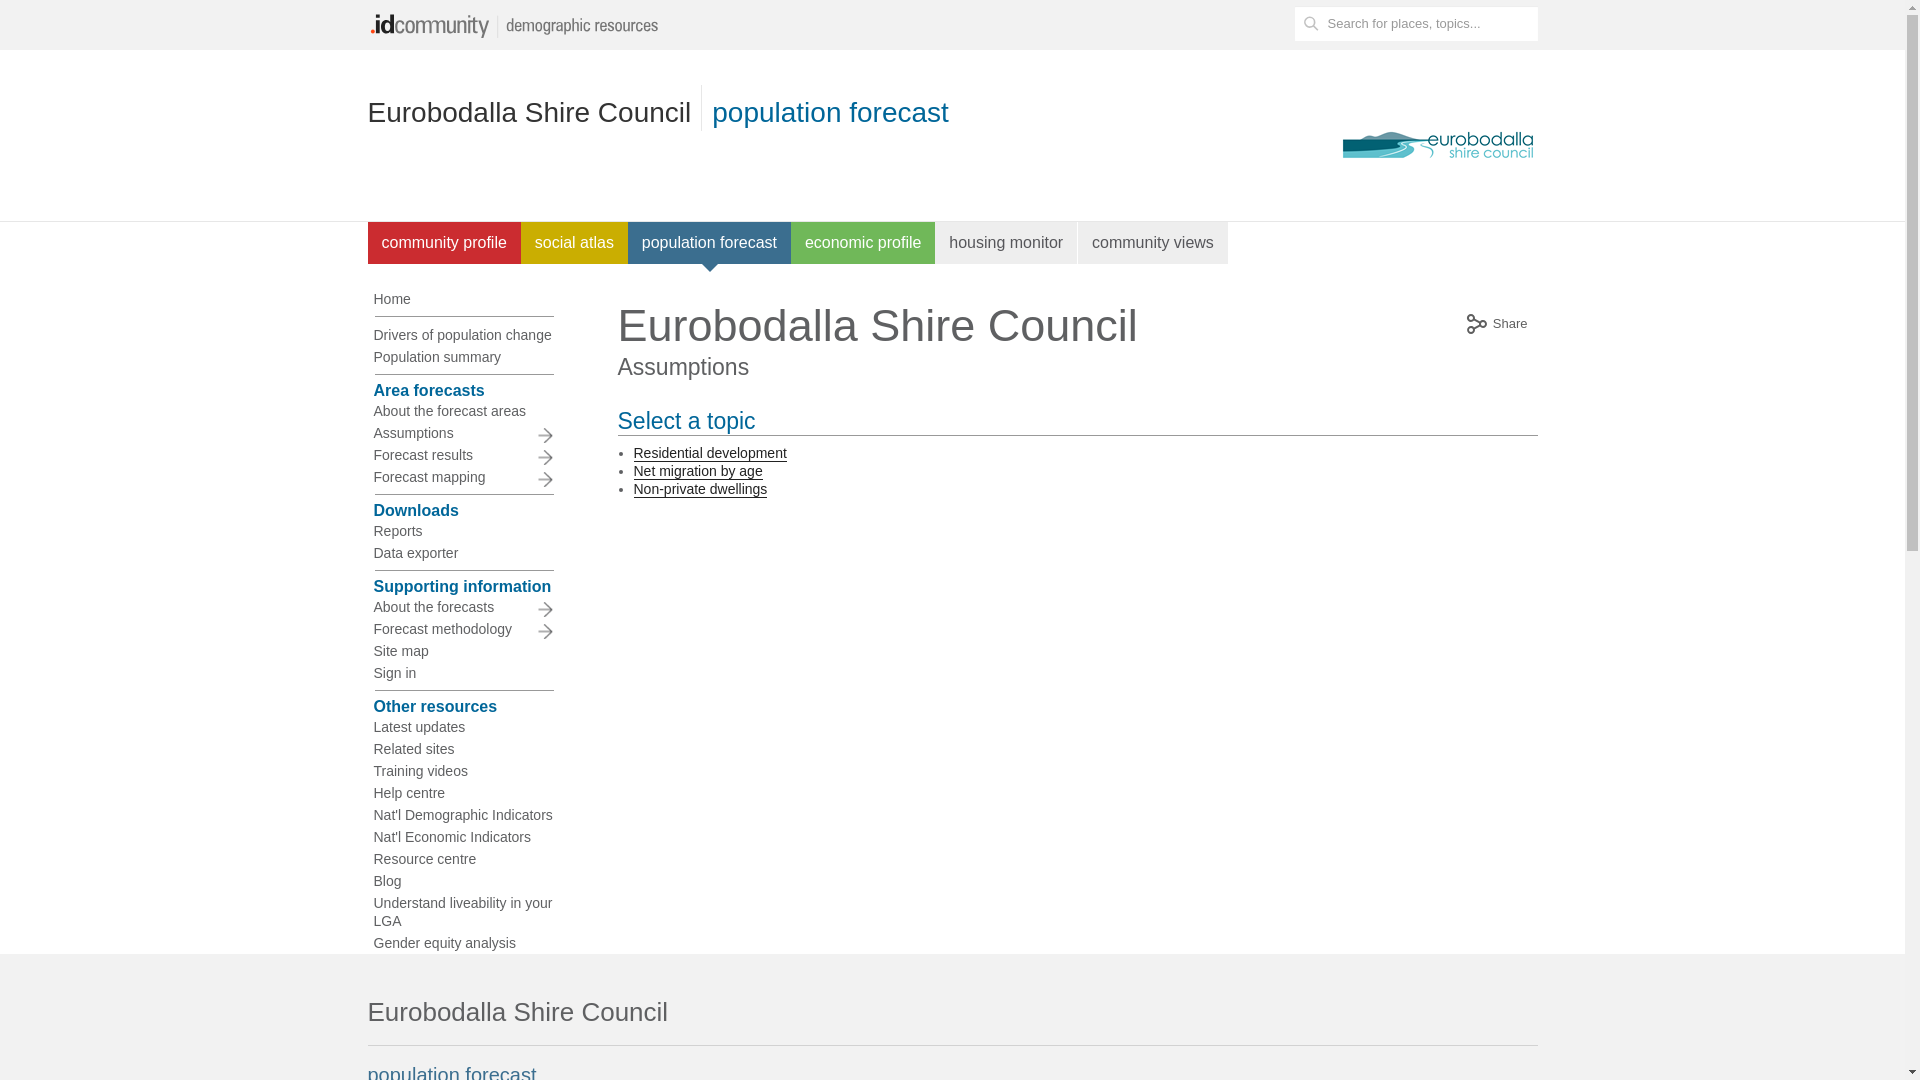  What do you see at coordinates (461, 410) in the screenshot?
I see `'About the forecast areas'` at bounding box center [461, 410].